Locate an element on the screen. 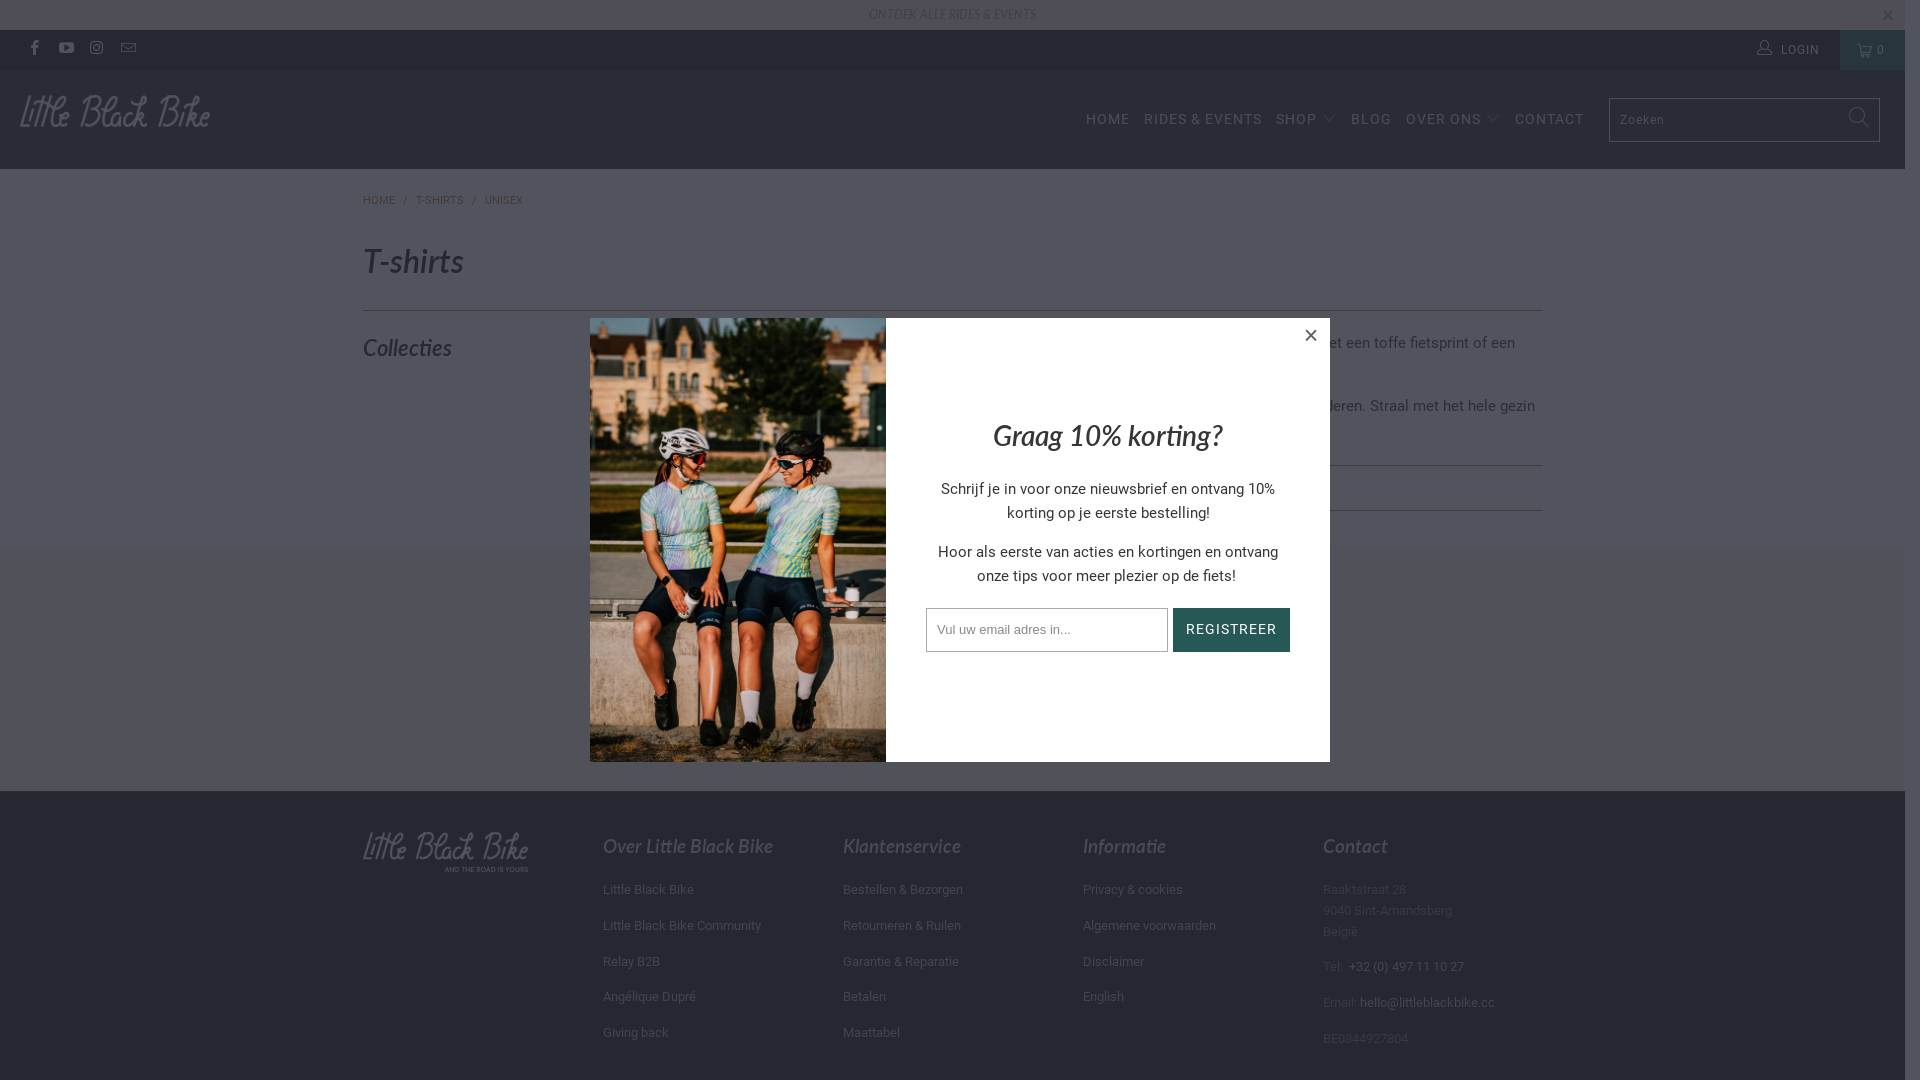 This screenshot has height=1080, width=1920. 'Little Black Bike on Facebook' is located at coordinates (33, 49).